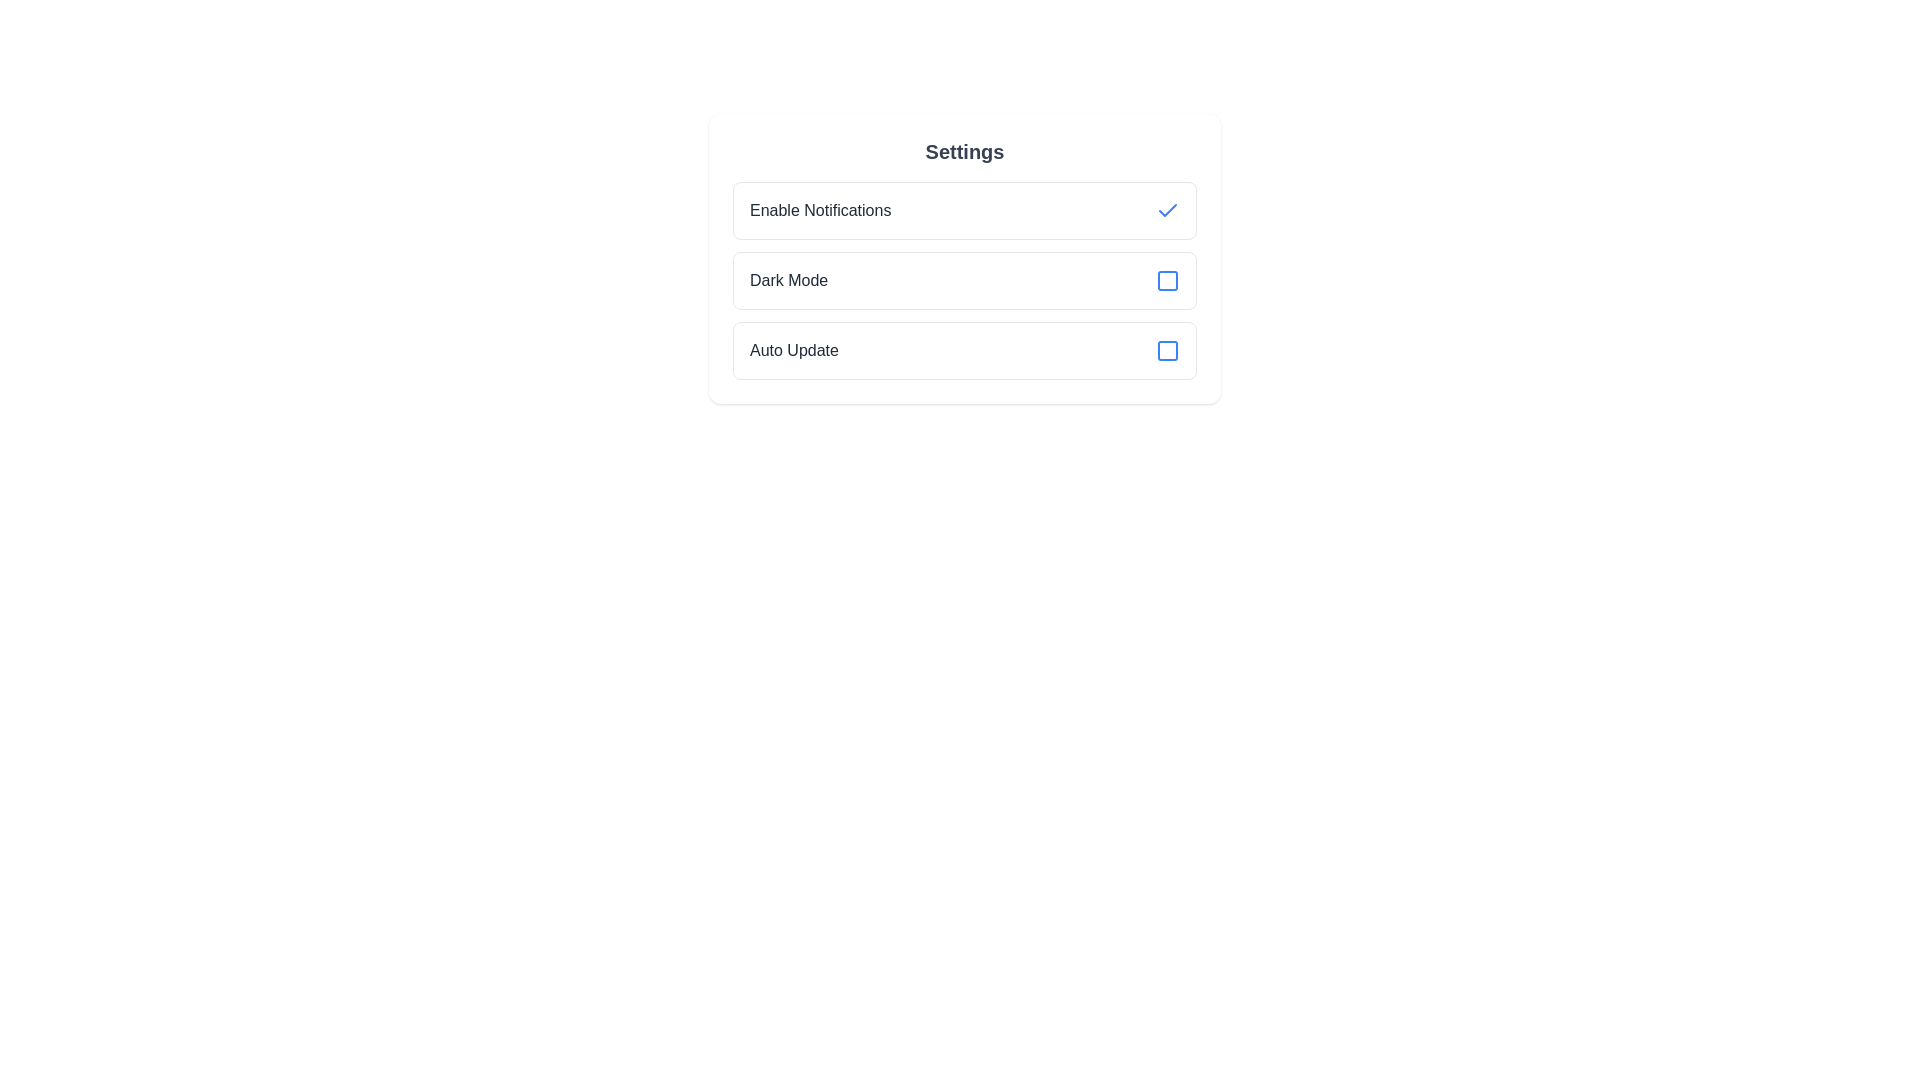  What do you see at coordinates (964, 150) in the screenshot?
I see `the 'Settings' text element, which is a bold, dark gray font header positioned above the settings options` at bounding box center [964, 150].